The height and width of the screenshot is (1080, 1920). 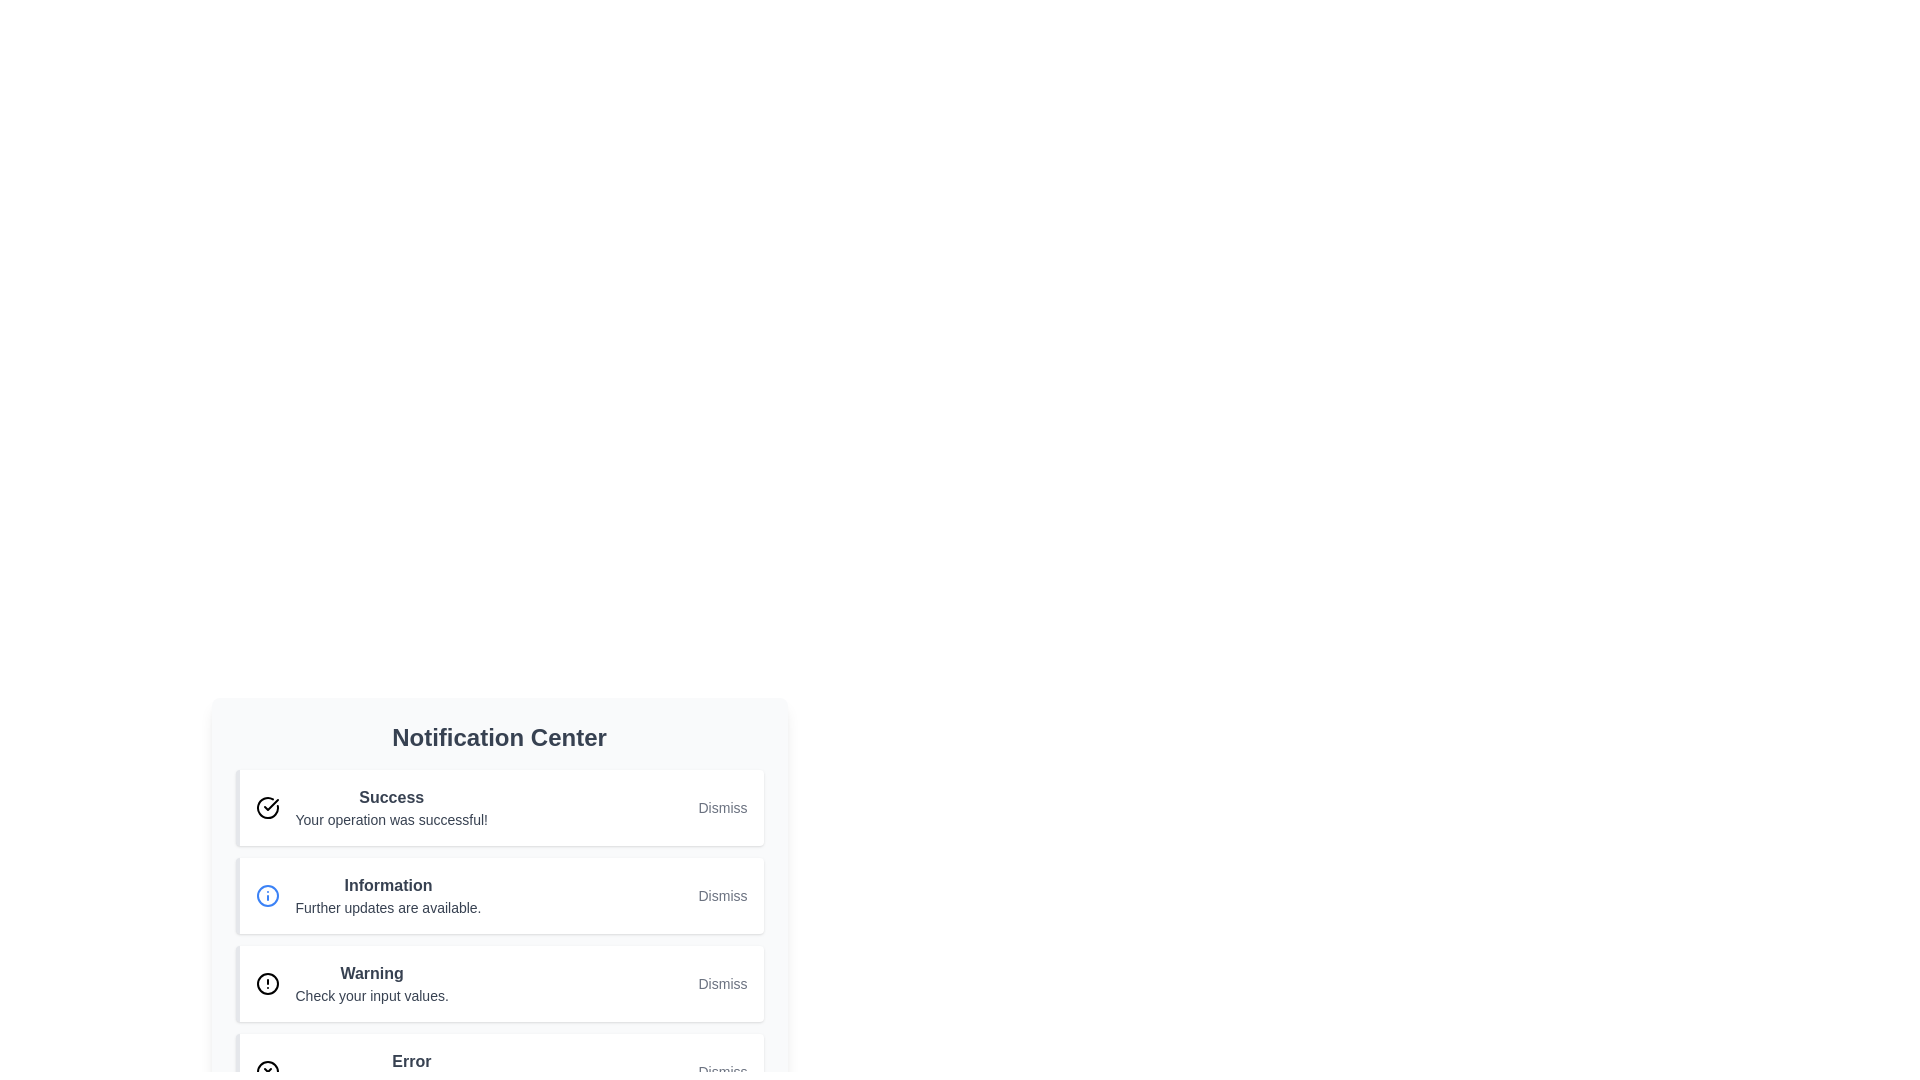 I want to click on the 'Dismiss' button styled in gray font on a white background, located at the far right of the warning notification message block, so click(x=722, y=982).